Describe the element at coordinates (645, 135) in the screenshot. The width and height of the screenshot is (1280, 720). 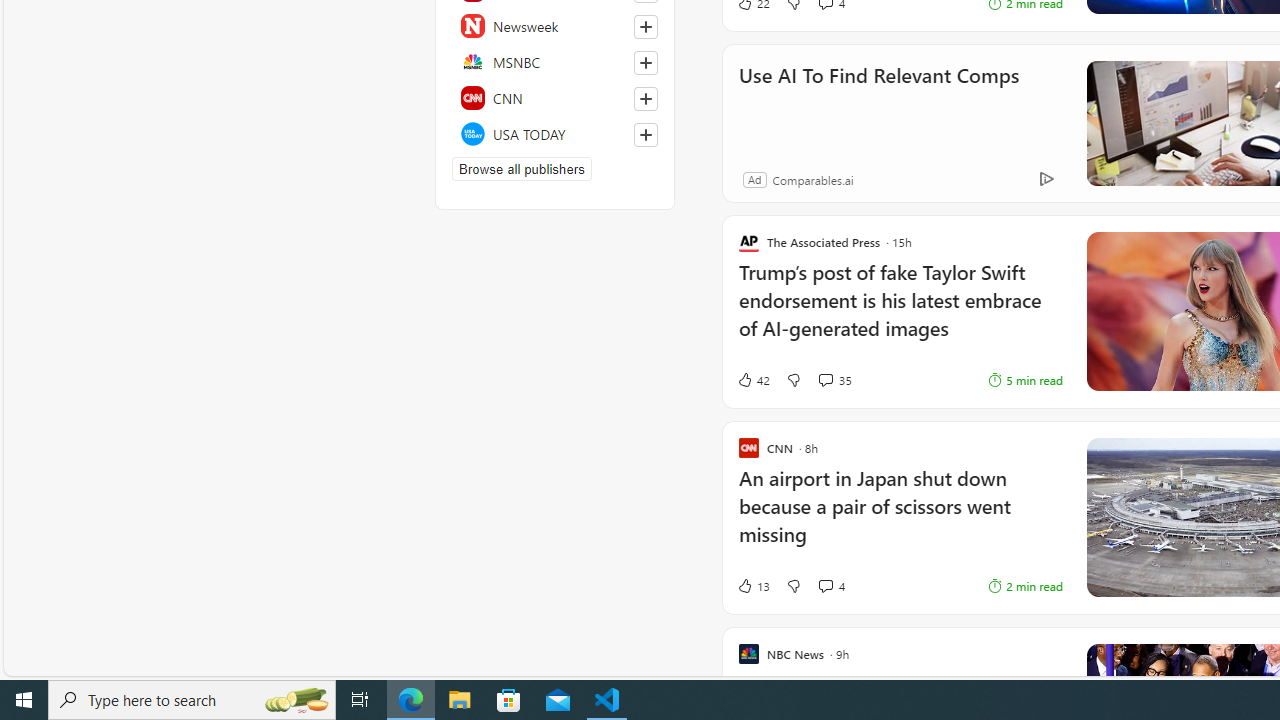
I see `'Follow this source'` at that location.